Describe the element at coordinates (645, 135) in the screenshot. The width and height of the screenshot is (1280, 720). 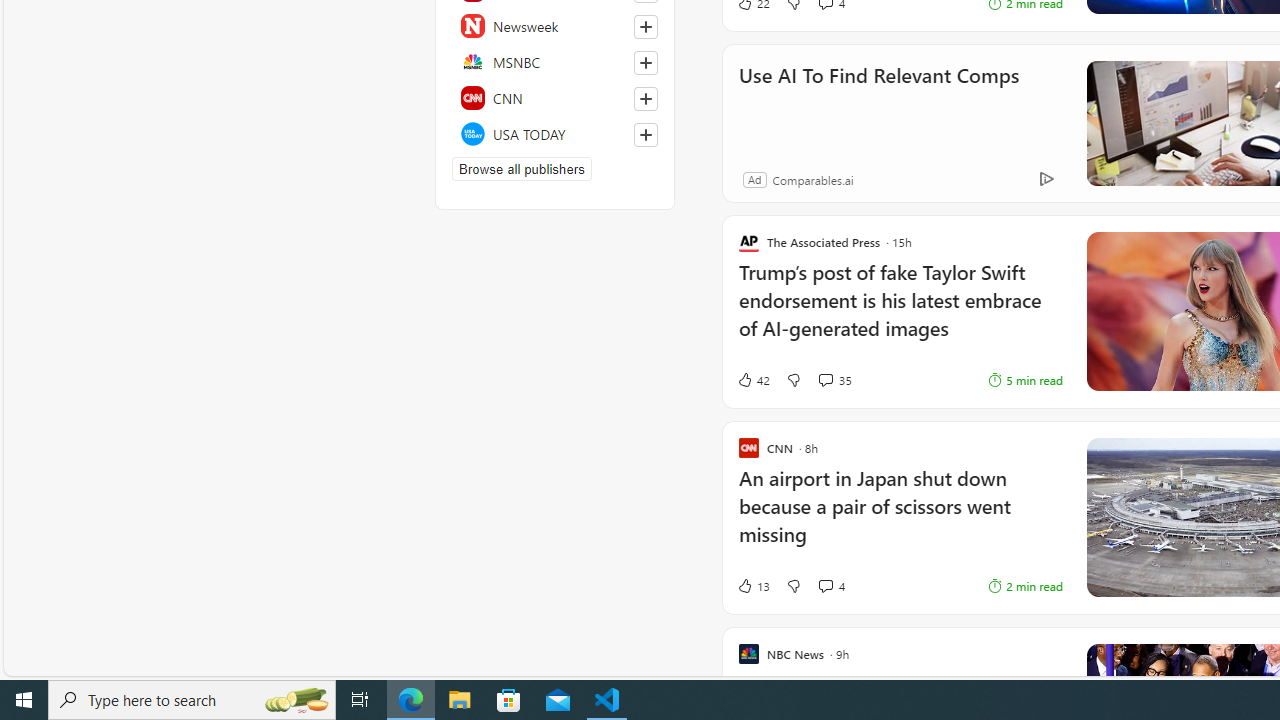
I see `'Follow this source'` at that location.